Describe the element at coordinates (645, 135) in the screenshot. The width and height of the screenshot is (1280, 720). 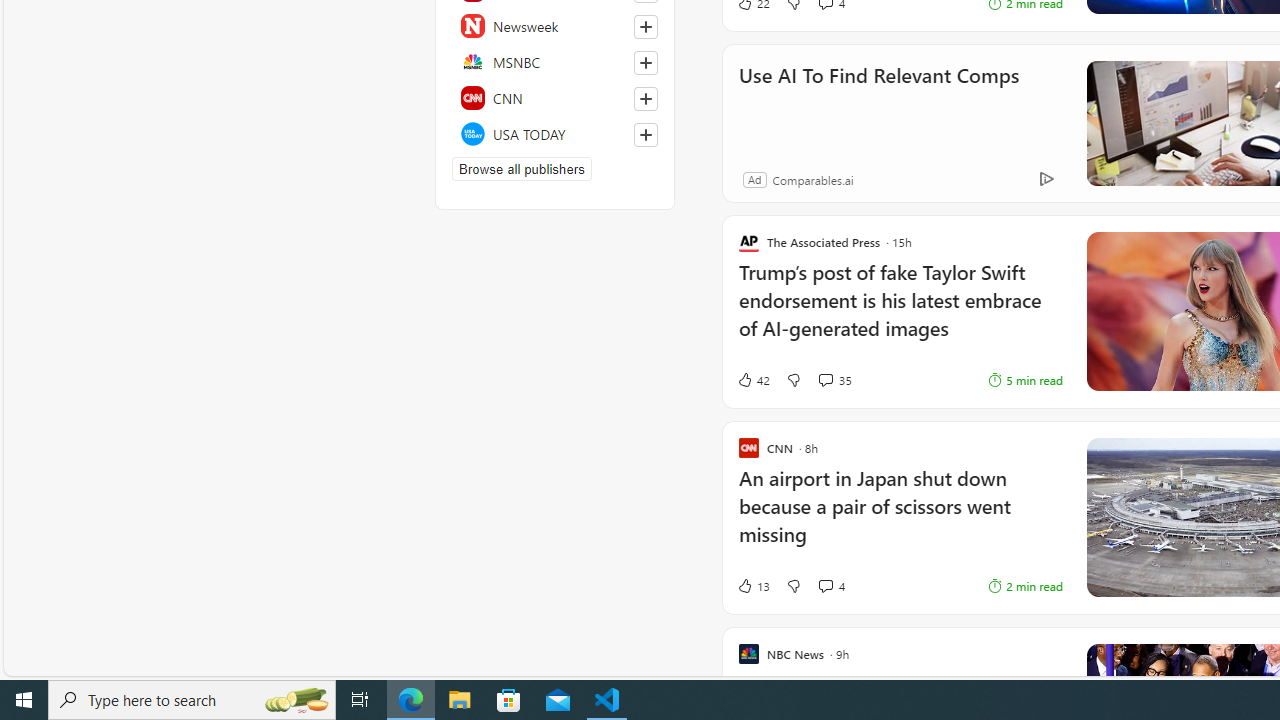
I see `'Follow this source'` at that location.